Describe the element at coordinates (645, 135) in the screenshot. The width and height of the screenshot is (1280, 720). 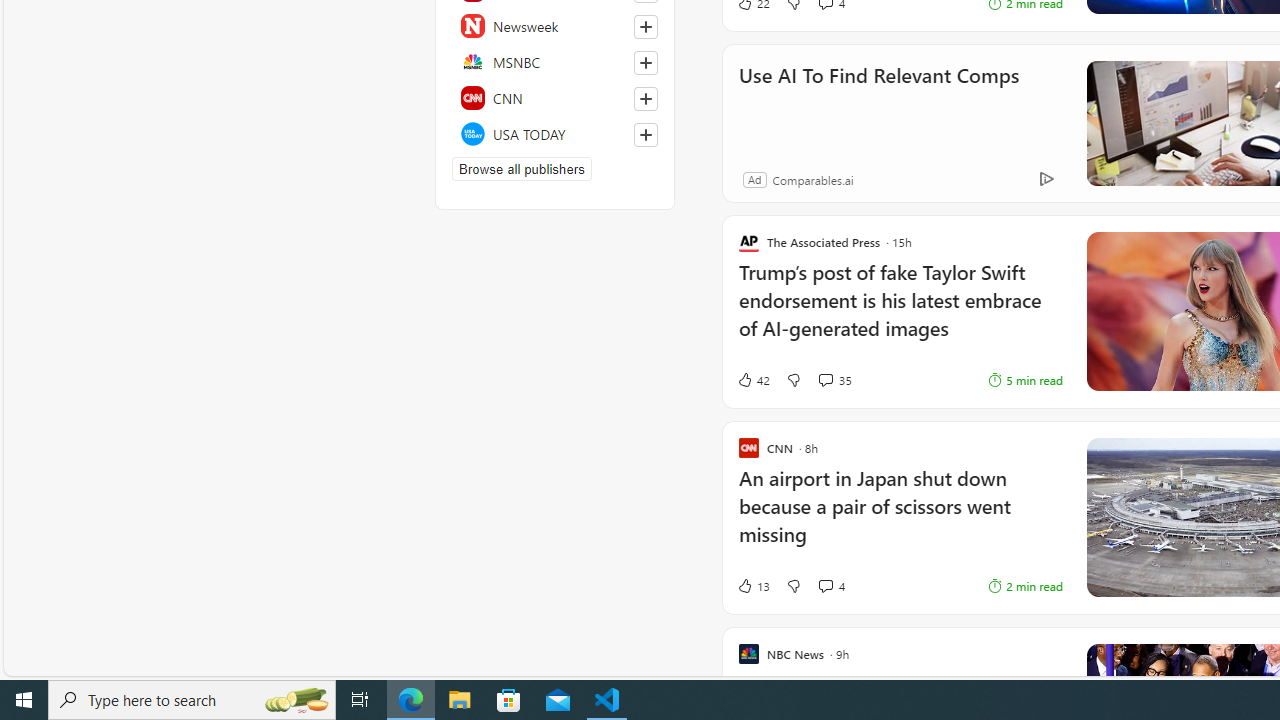
I see `'Follow this source'` at that location.